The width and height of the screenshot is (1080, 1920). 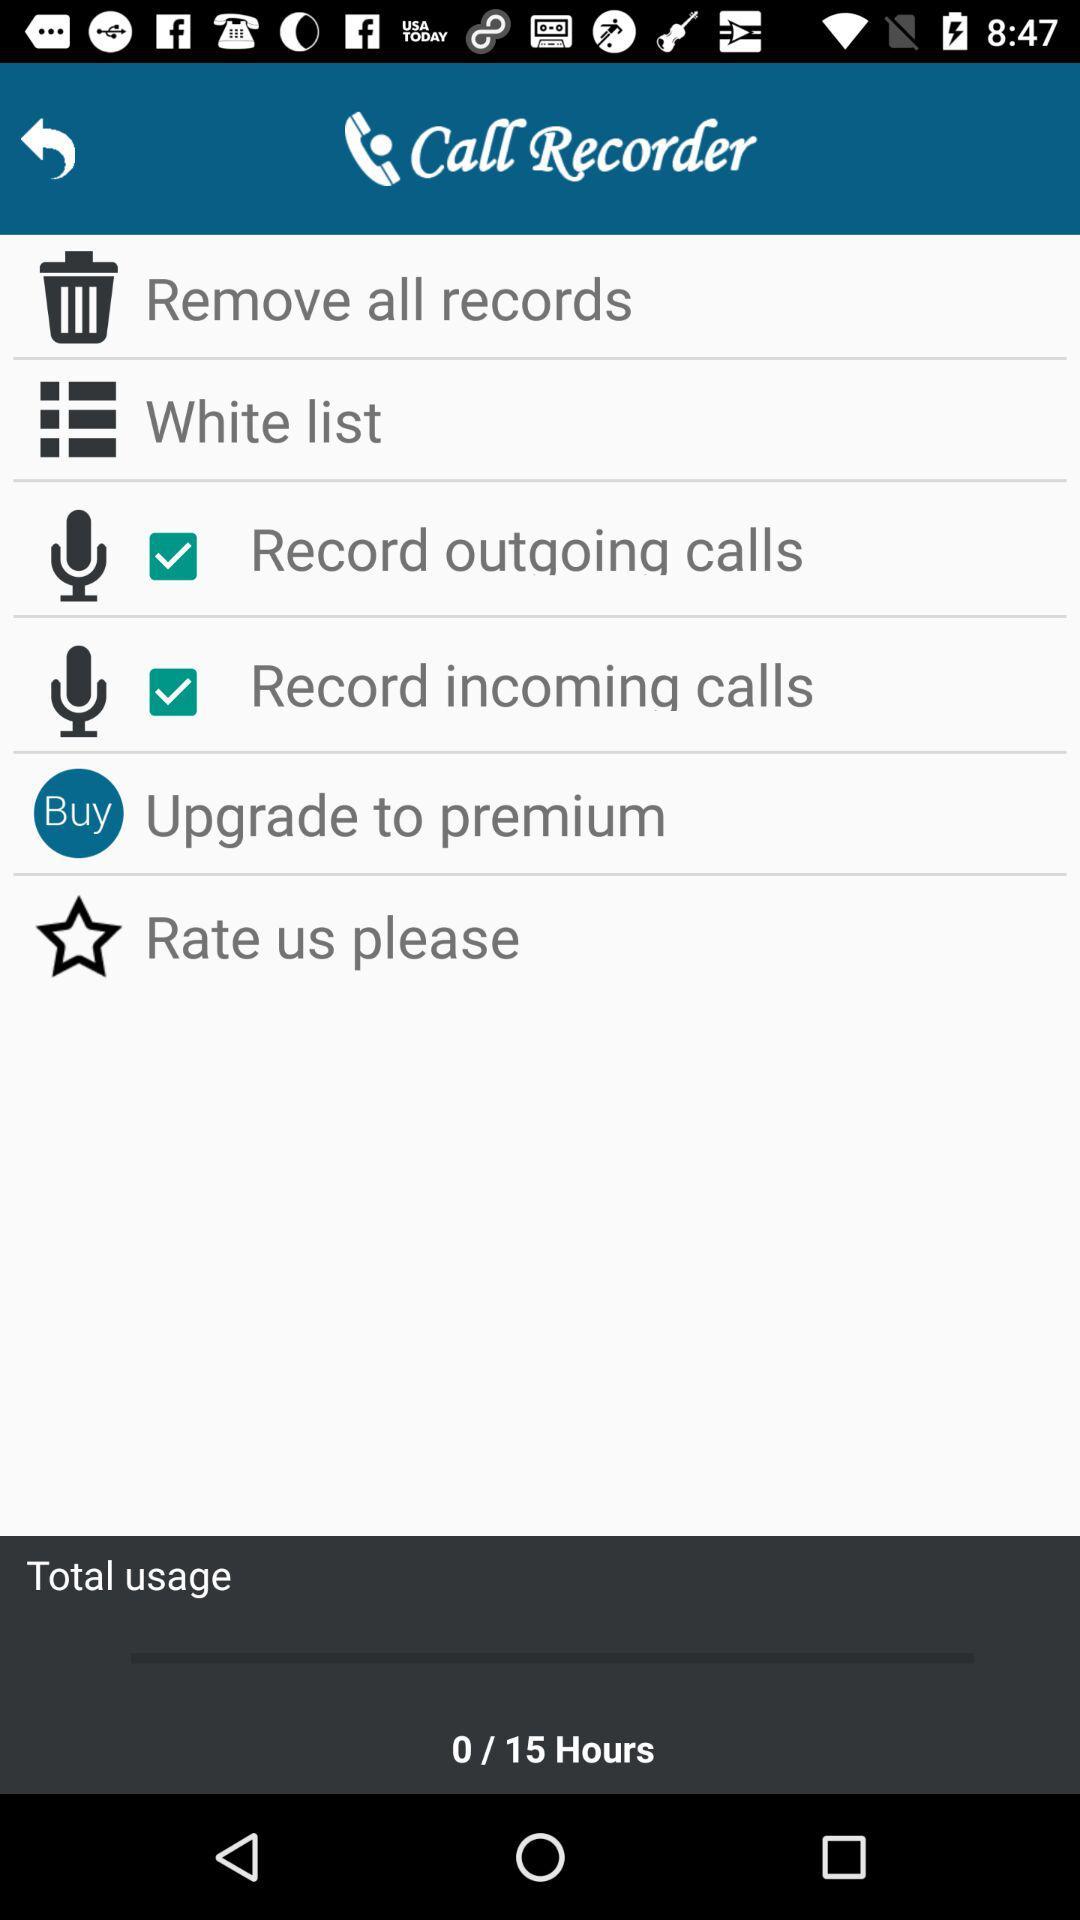 What do you see at coordinates (77, 296) in the screenshot?
I see `delete records` at bounding box center [77, 296].